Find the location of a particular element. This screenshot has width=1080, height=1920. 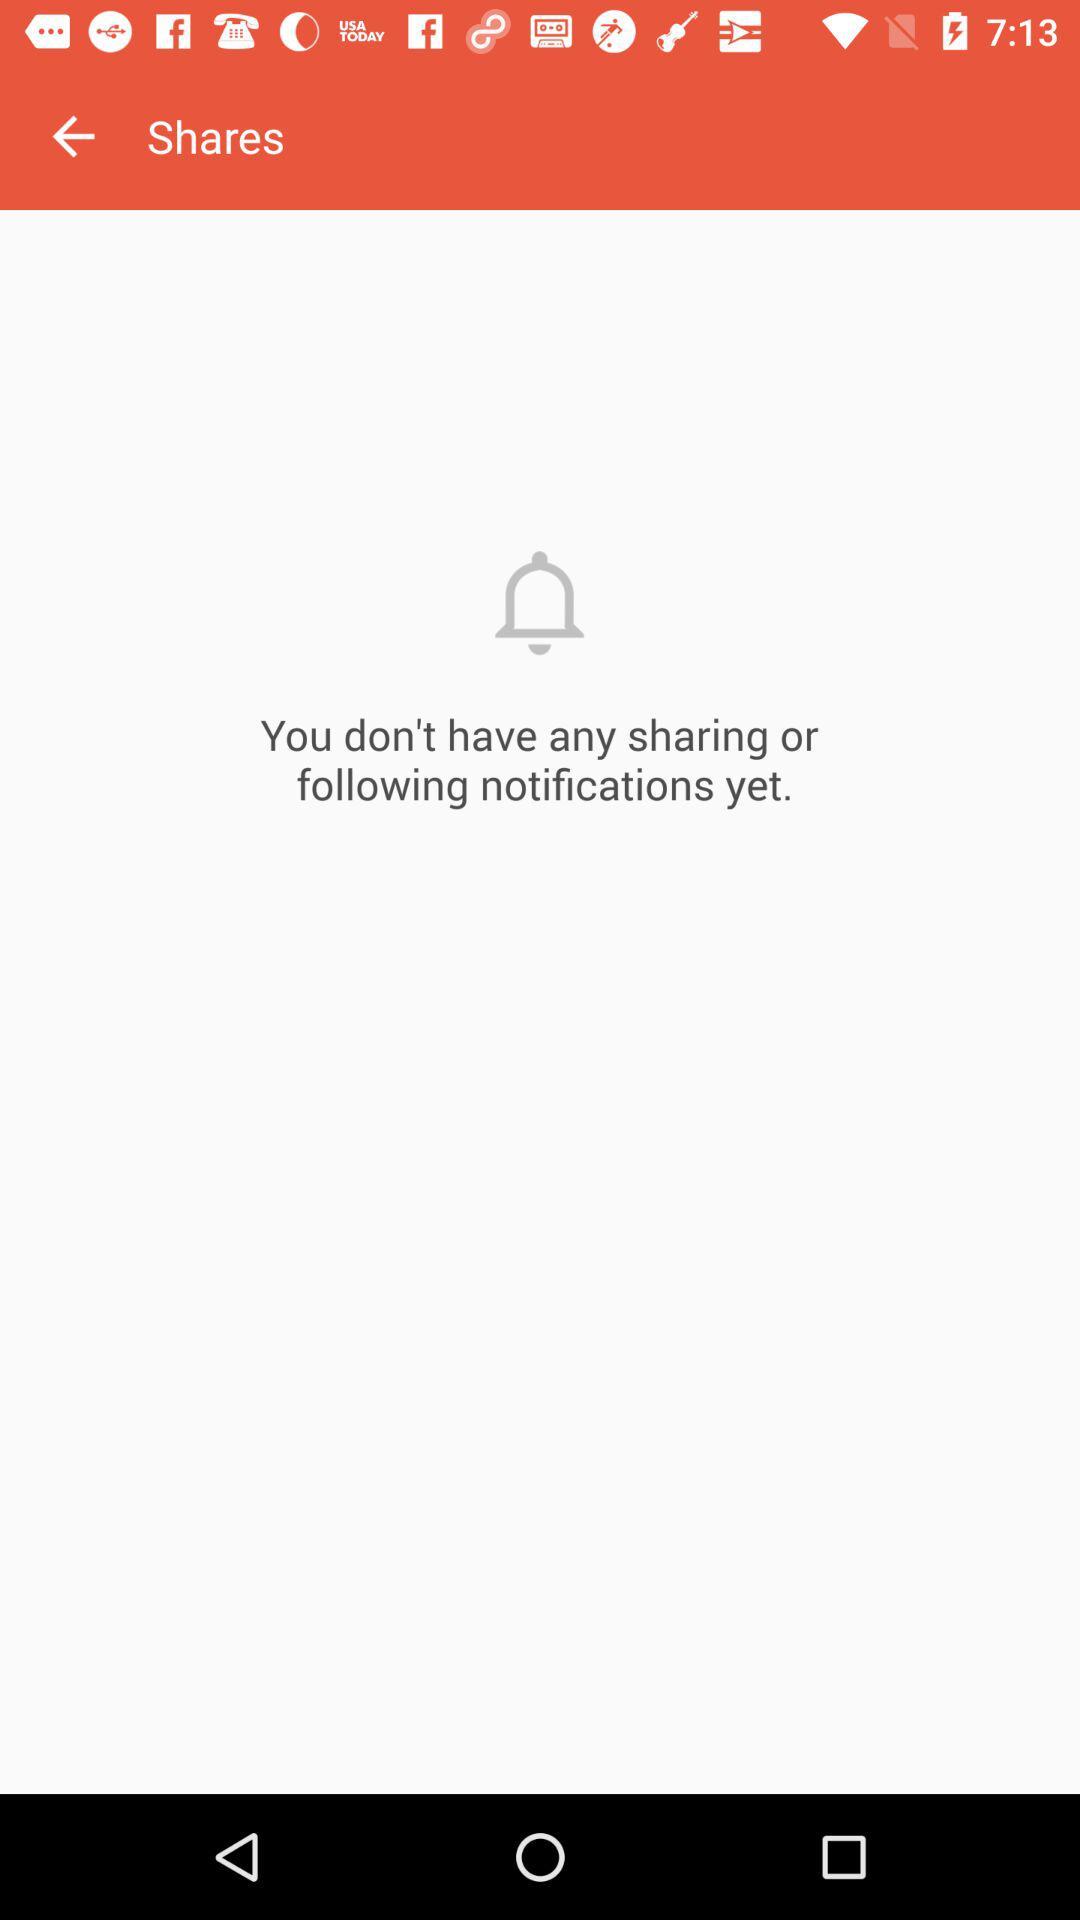

the item next to the shares icon is located at coordinates (72, 135).